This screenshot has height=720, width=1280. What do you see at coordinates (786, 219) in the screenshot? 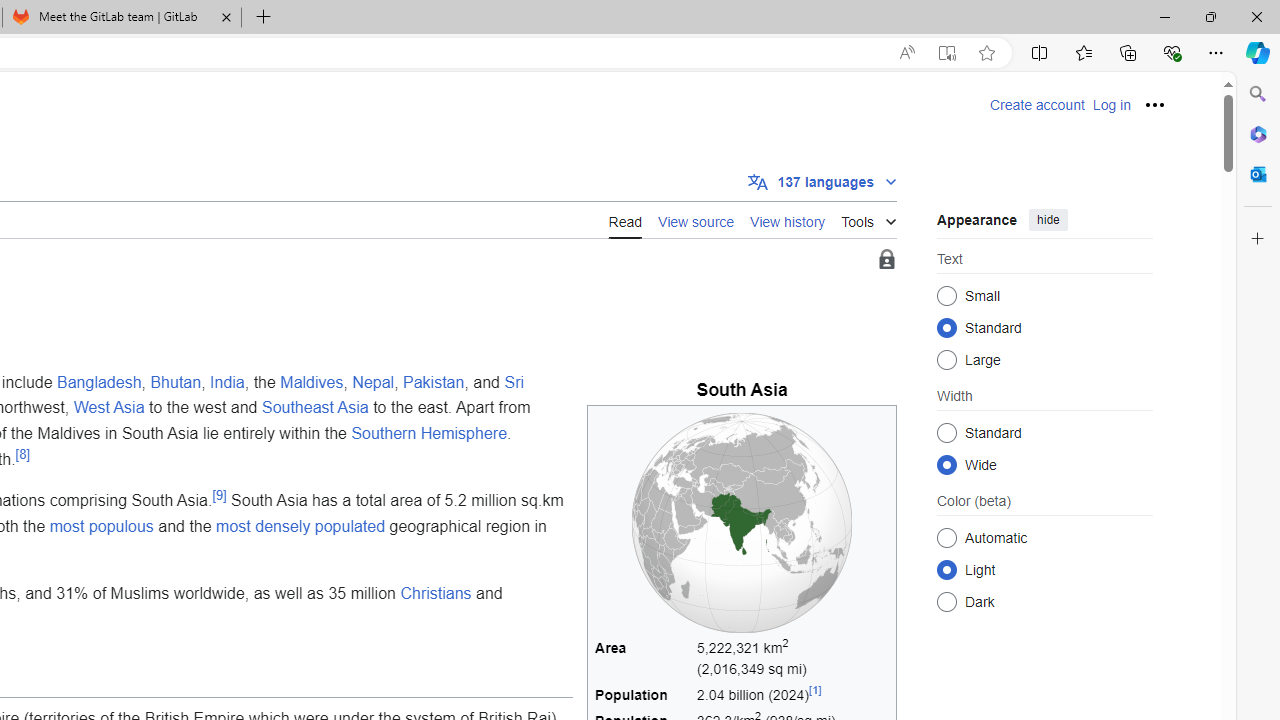
I see `'View history'` at bounding box center [786, 219].